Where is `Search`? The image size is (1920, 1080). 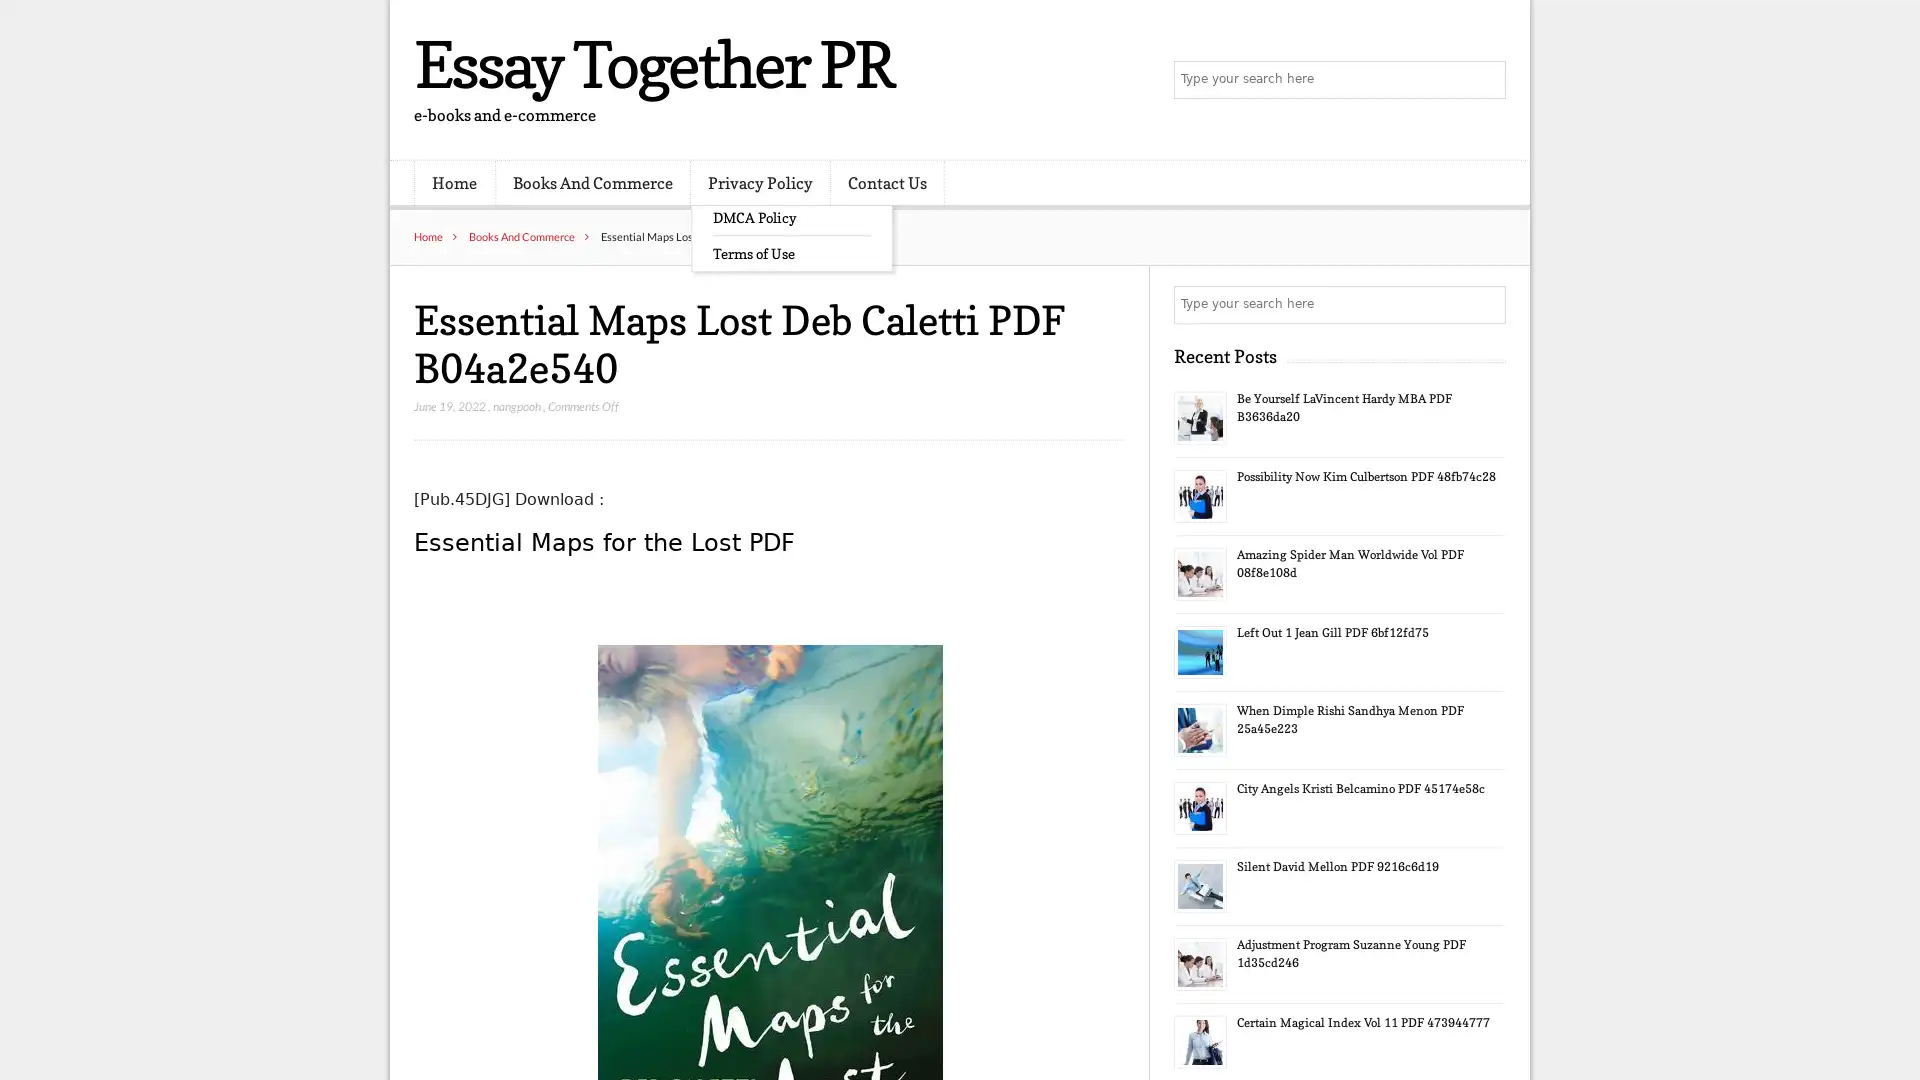
Search is located at coordinates (1485, 80).